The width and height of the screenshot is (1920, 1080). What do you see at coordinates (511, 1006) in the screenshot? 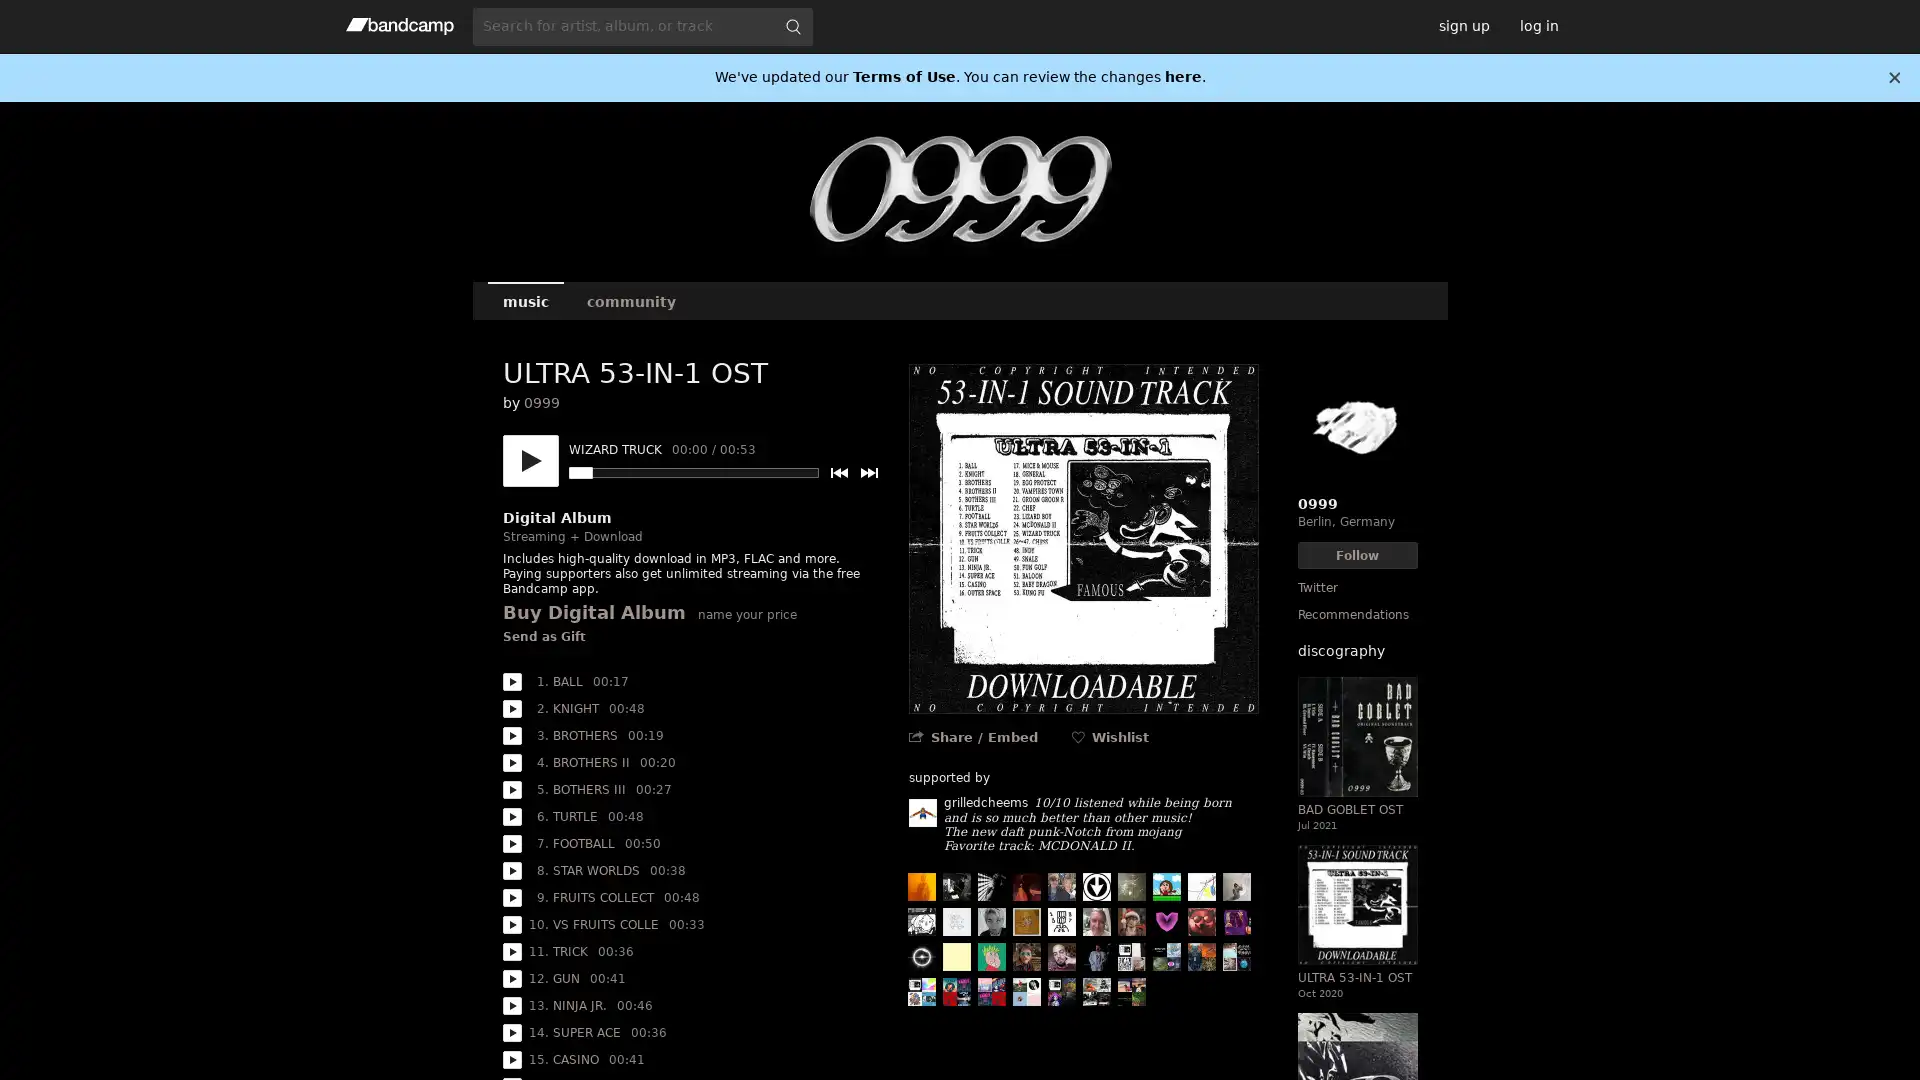
I see `Play NINJA JR.` at bounding box center [511, 1006].